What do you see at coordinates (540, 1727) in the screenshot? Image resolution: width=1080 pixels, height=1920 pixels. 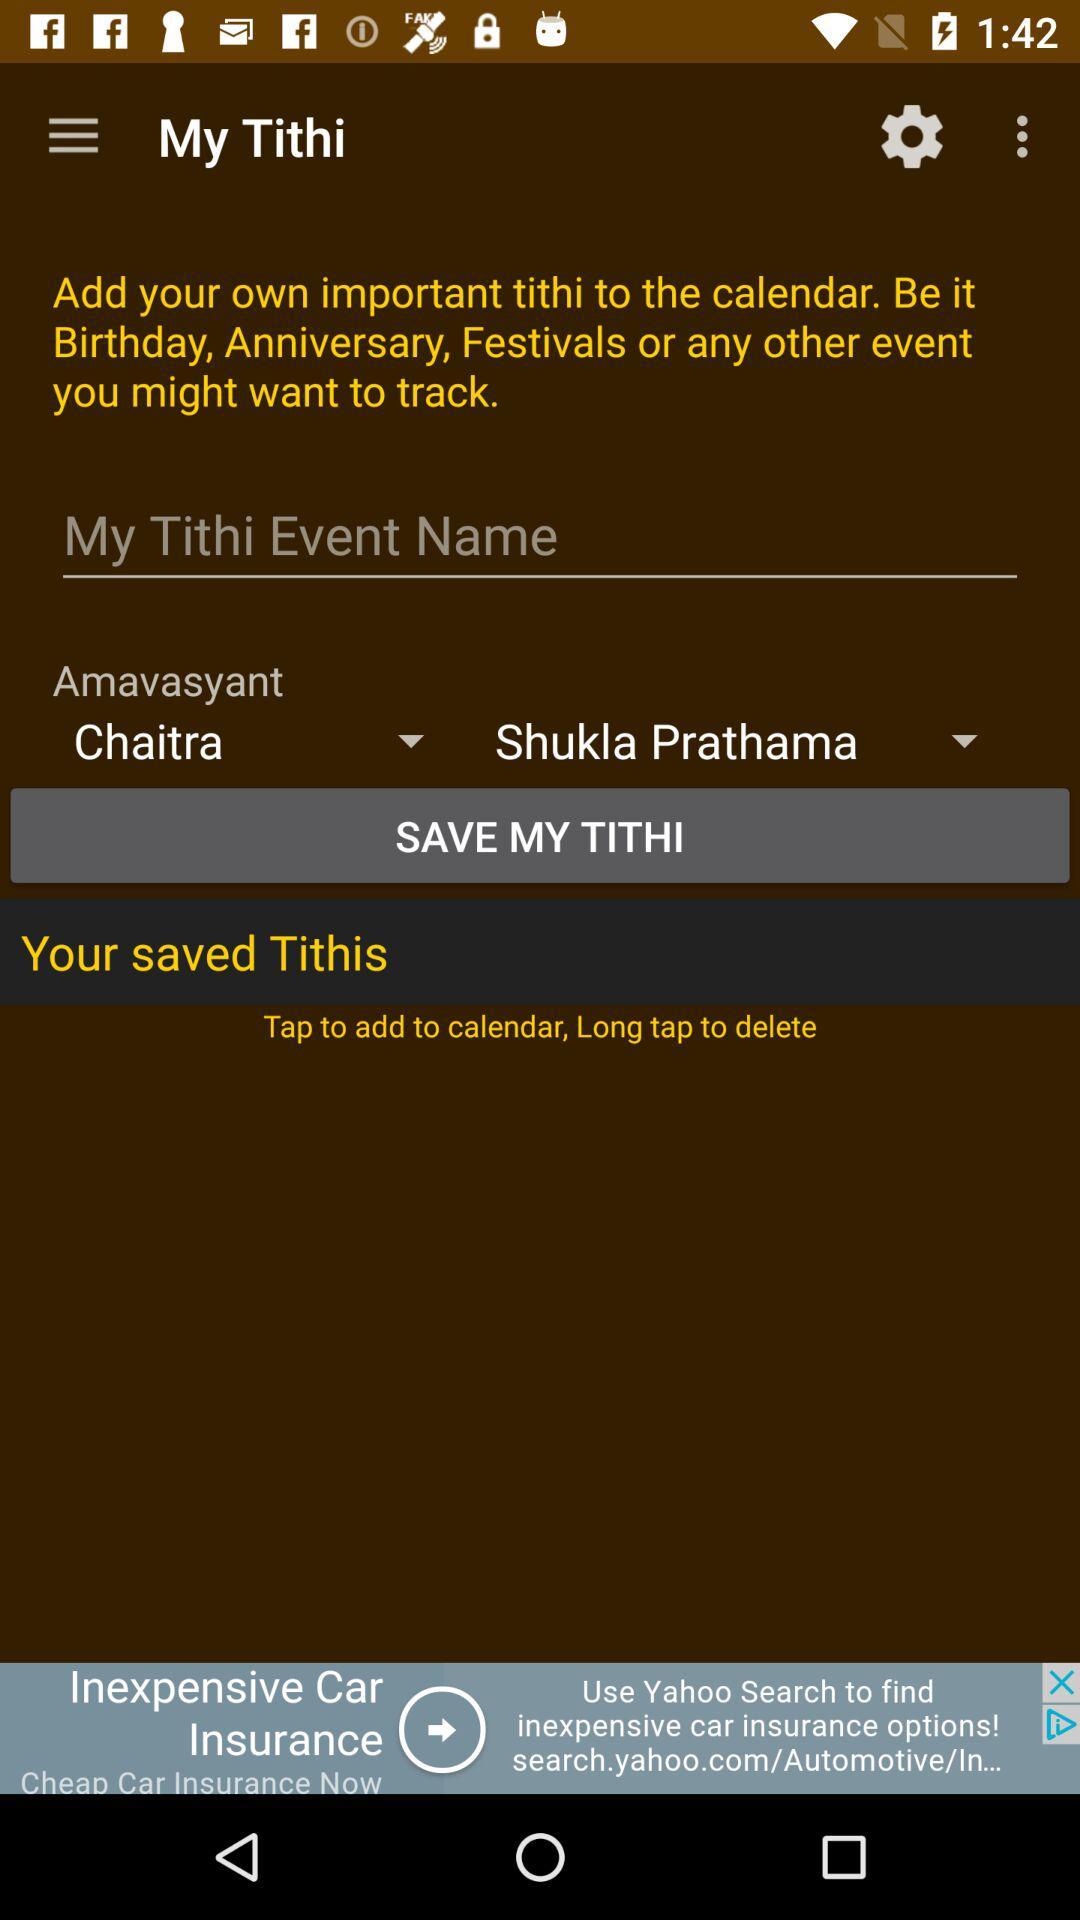 I see `insurance adds` at bounding box center [540, 1727].